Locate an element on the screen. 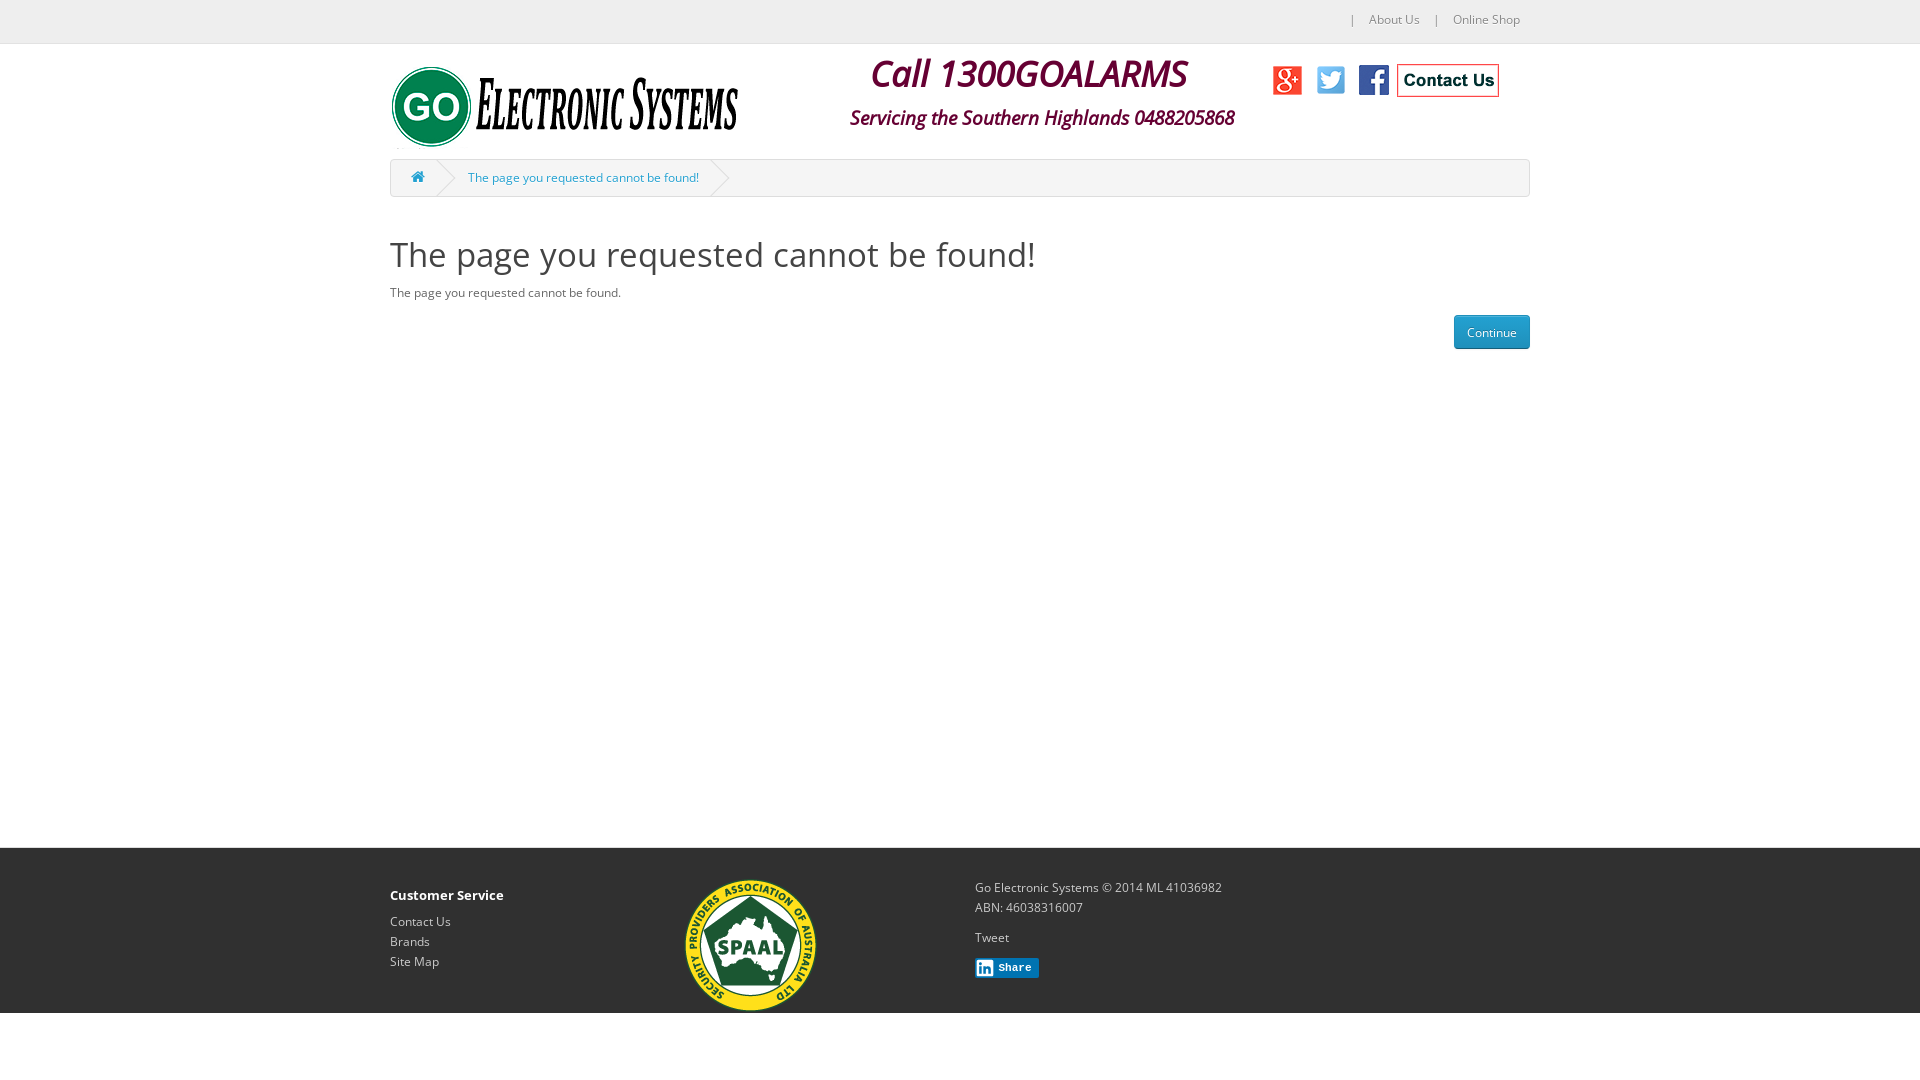 This screenshot has width=1920, height=1080. 'The page you requested cannot be found!' is located at coordinates (466, 176).